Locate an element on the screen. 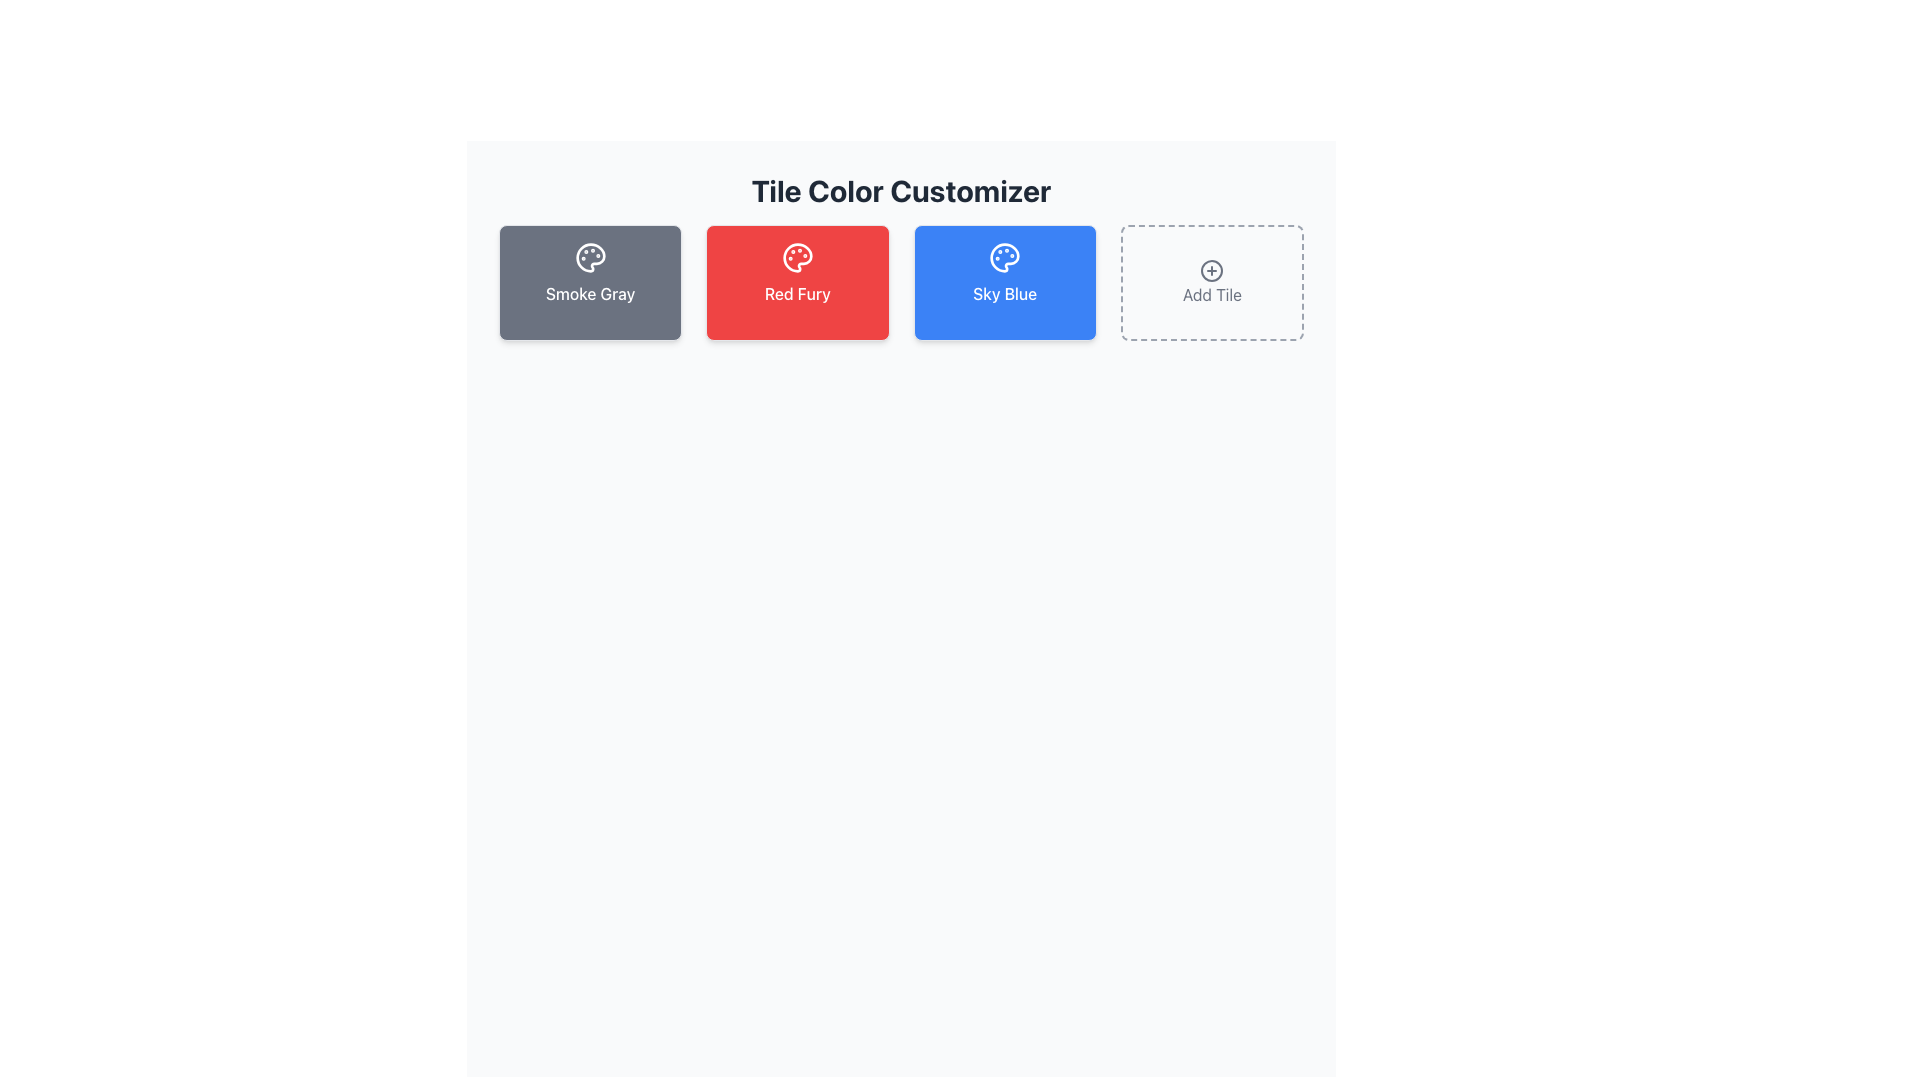 The height and width of the screenshot is (1080, 1920). the interactive icon for adding new tiles, located in the top-right corner of the grid under the 'Tile Color Customizer' header is located at coordinates (1211, 270).